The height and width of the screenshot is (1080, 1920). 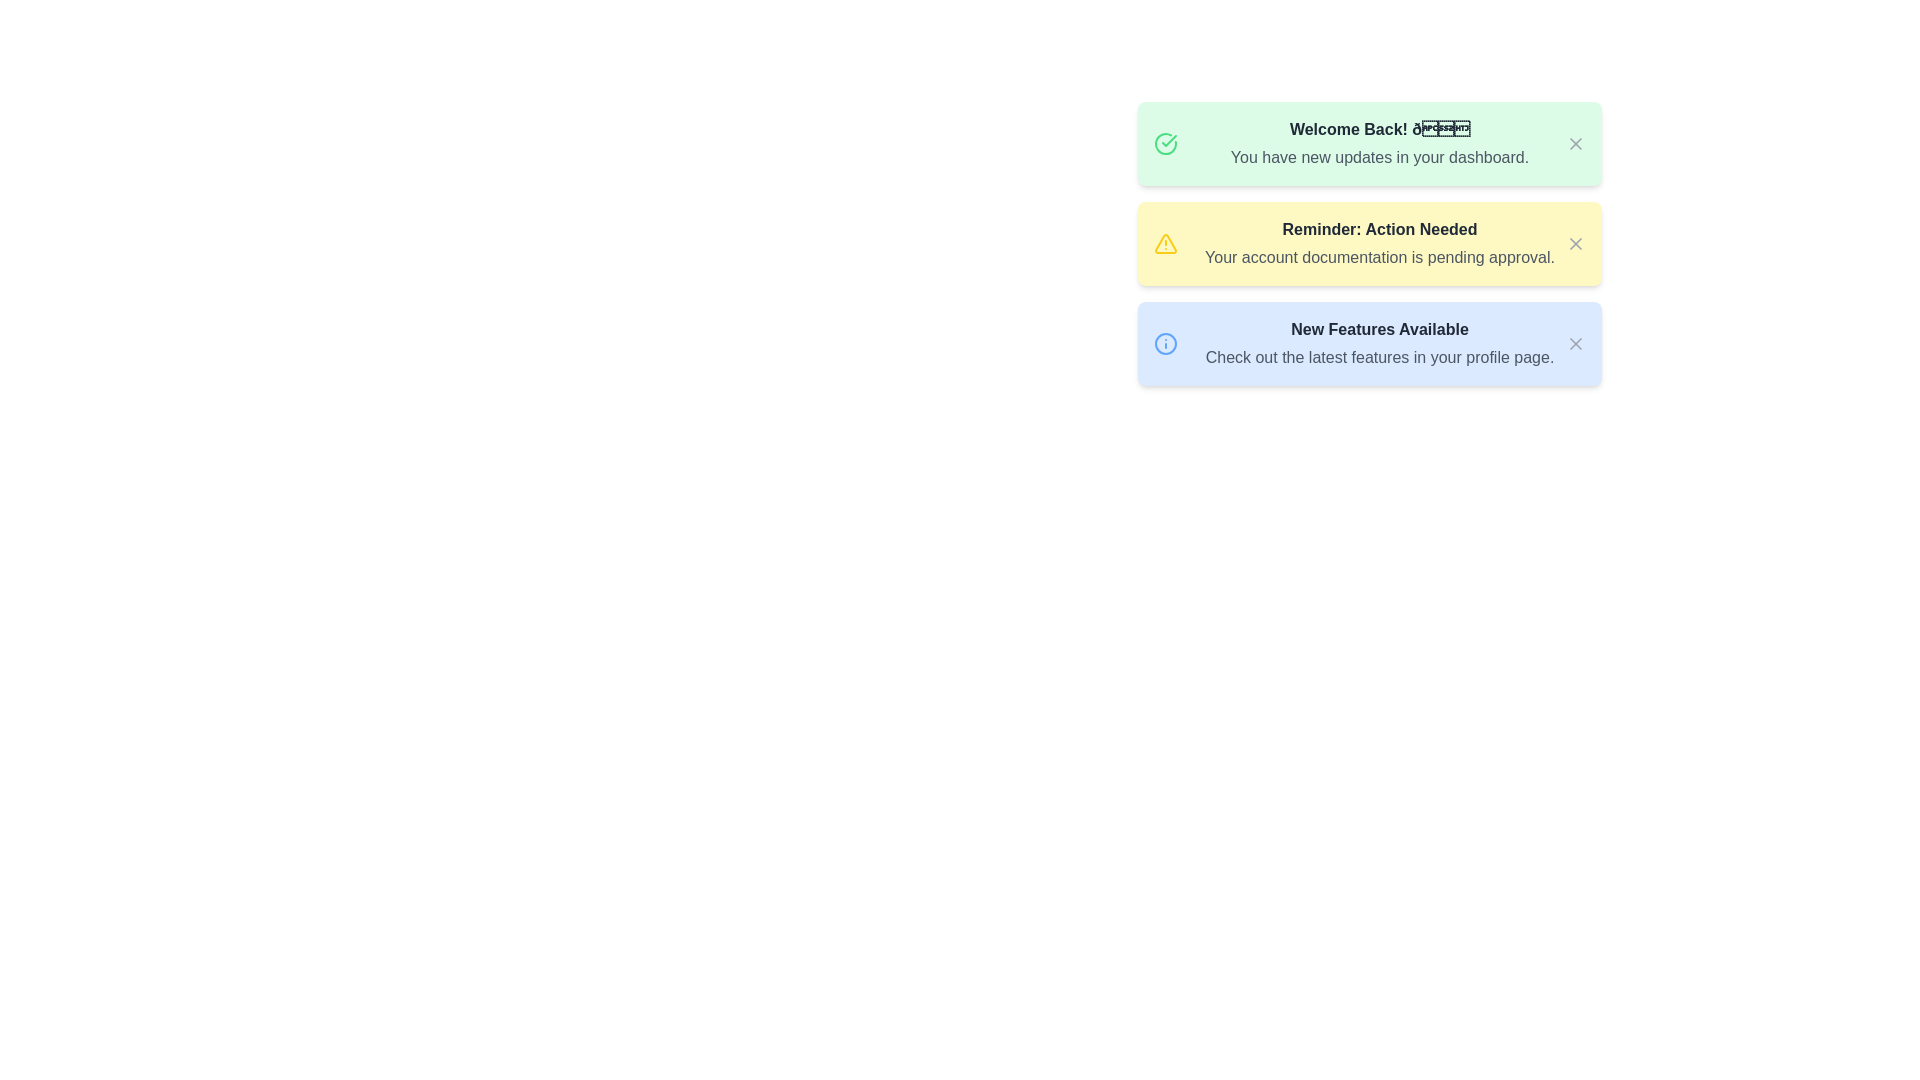 What do you see at coordinates (1166, 142) in the screenshot?
I see `the success indicator icon located in the top left corner of the green panel with the message 'Welcome Back!'` at bounding box center [1166, 142].